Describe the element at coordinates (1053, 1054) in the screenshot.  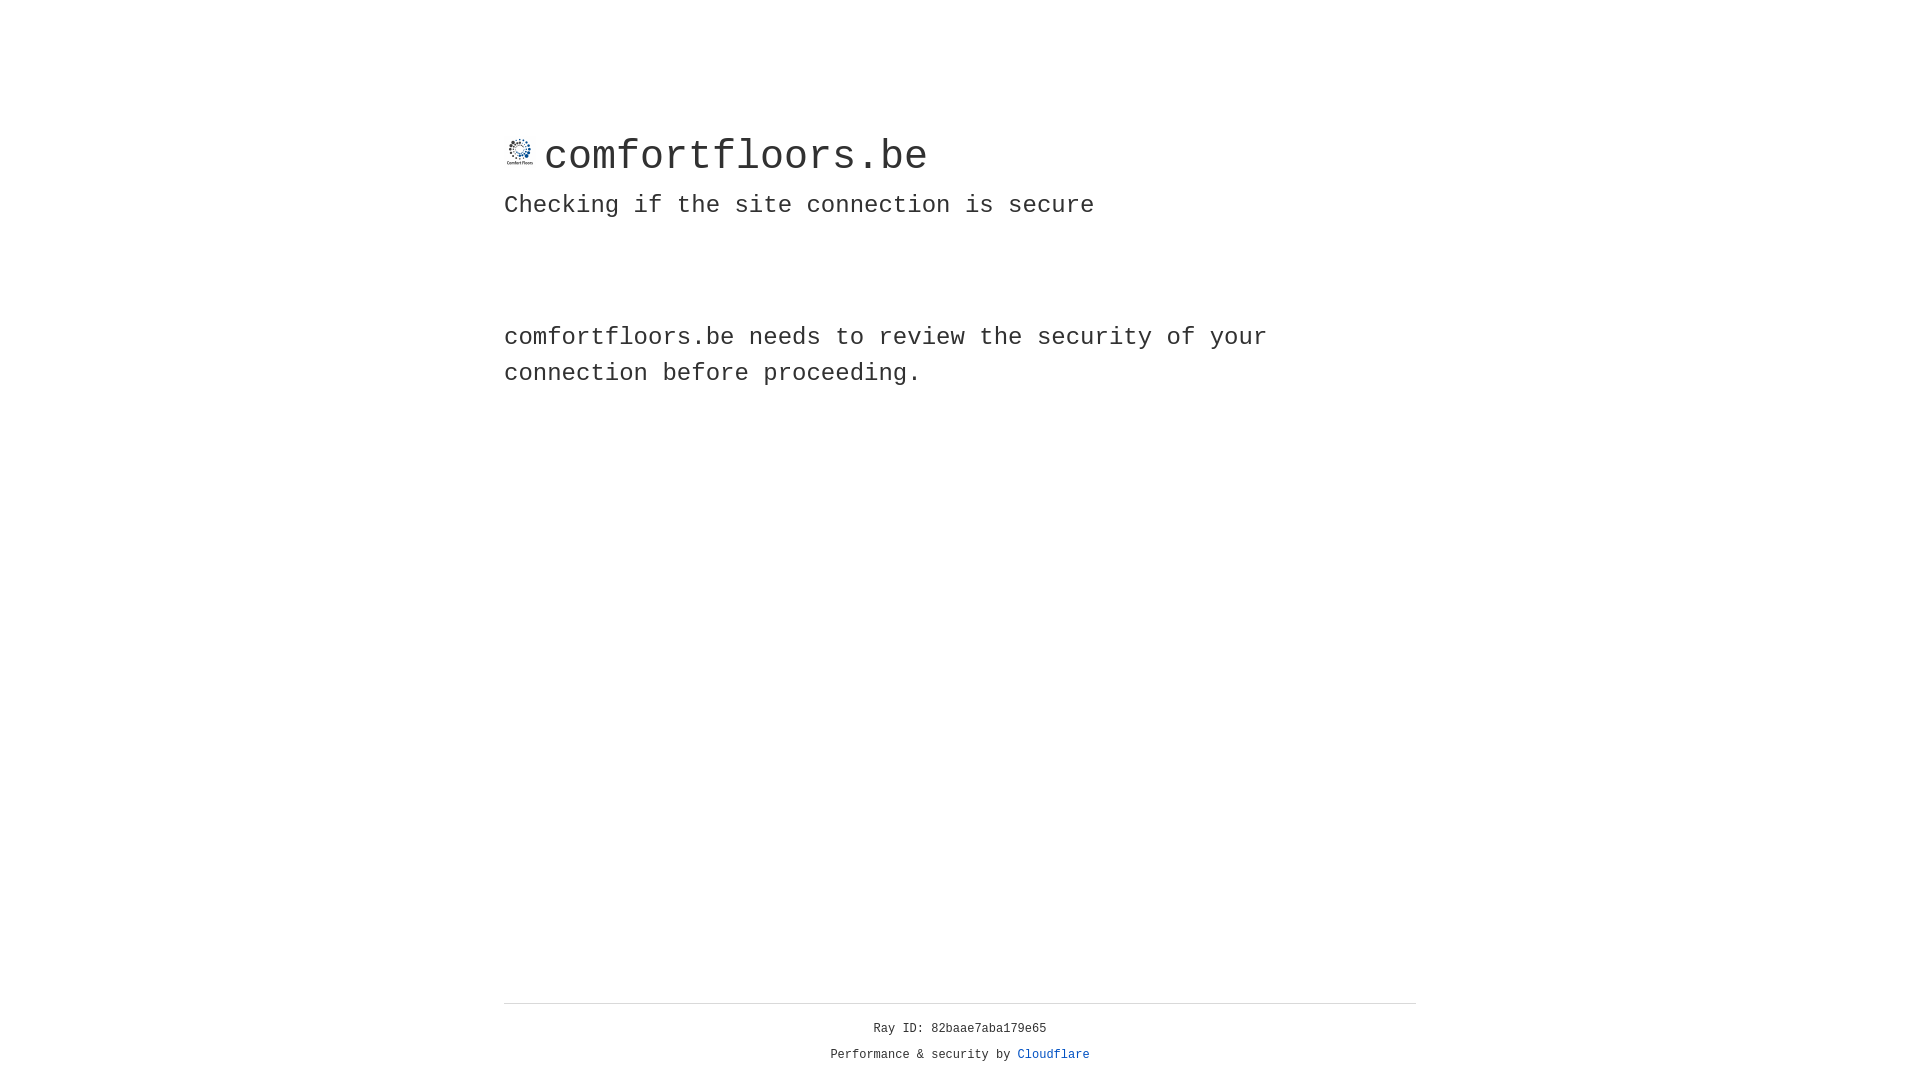
I see `'Cloudflare'` at that location.